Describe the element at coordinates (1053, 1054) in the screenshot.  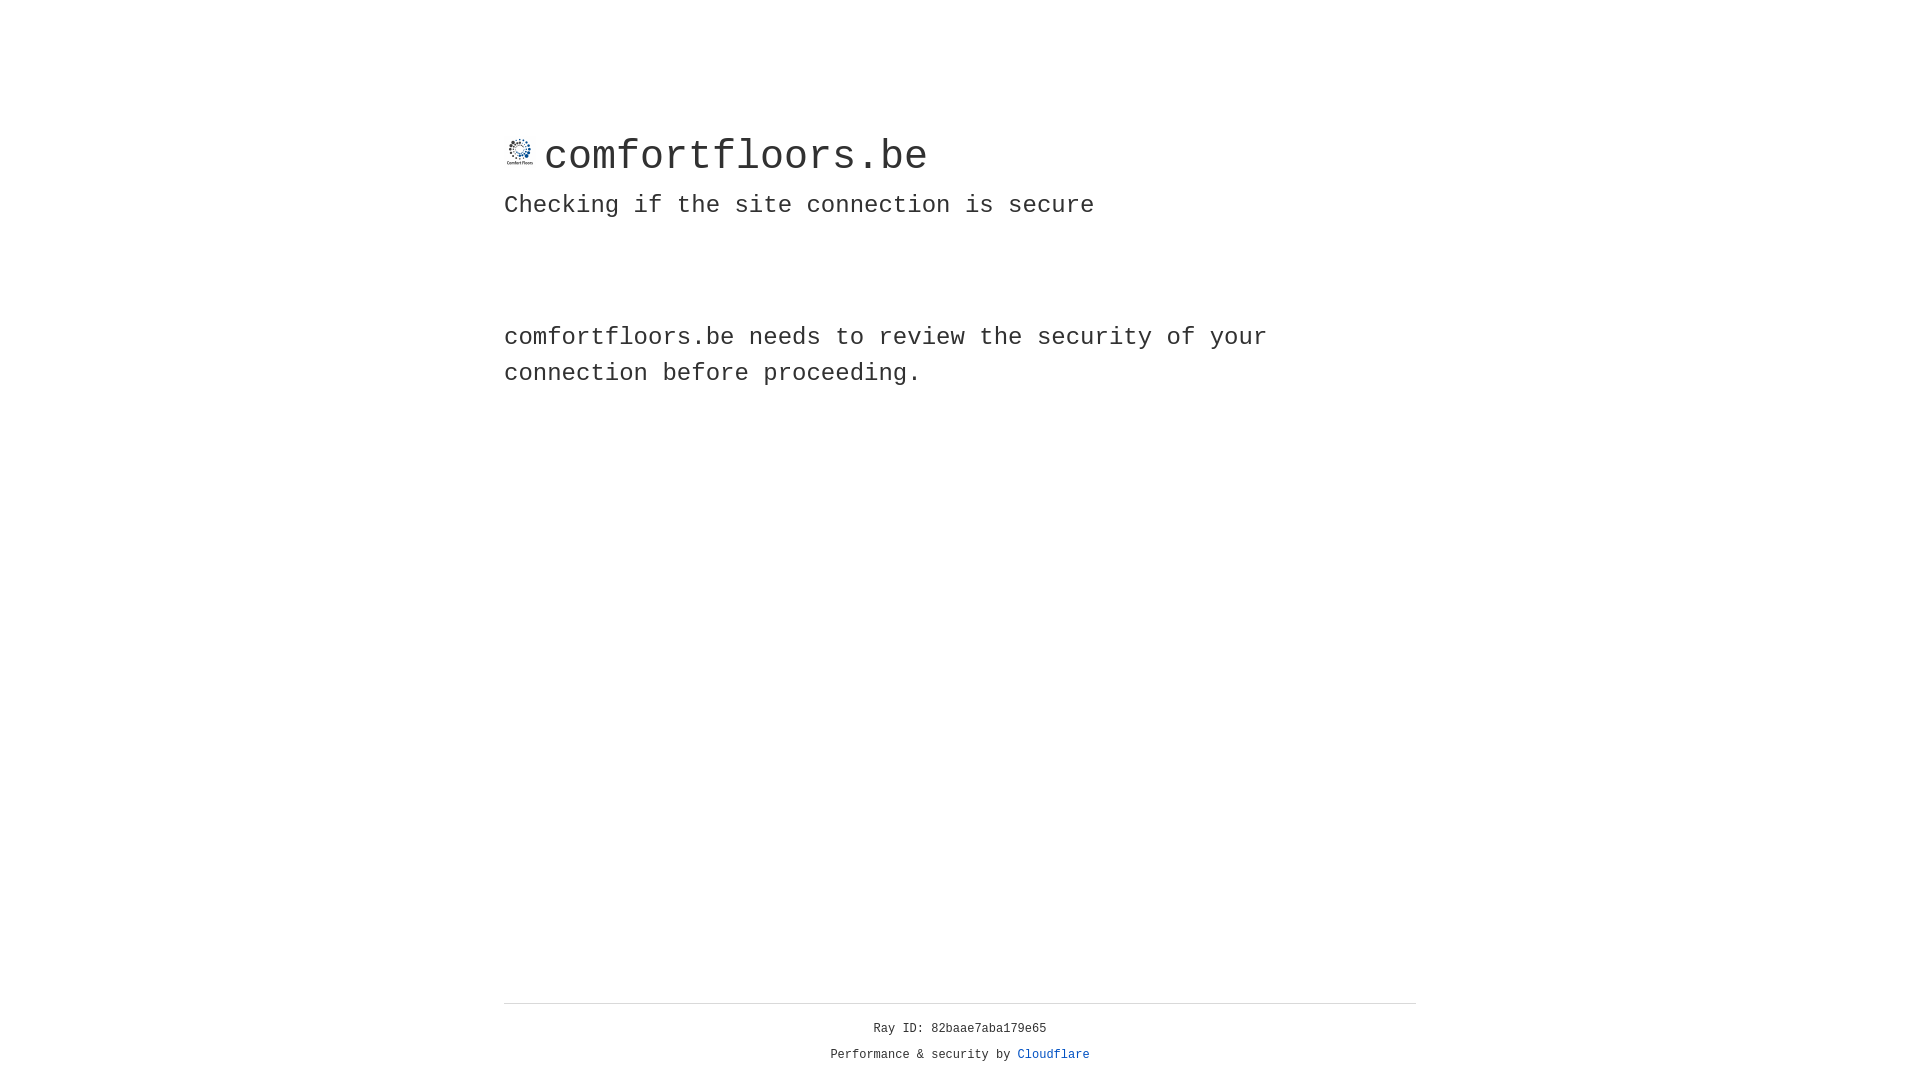
I see `'Cloudflare'` at that location.